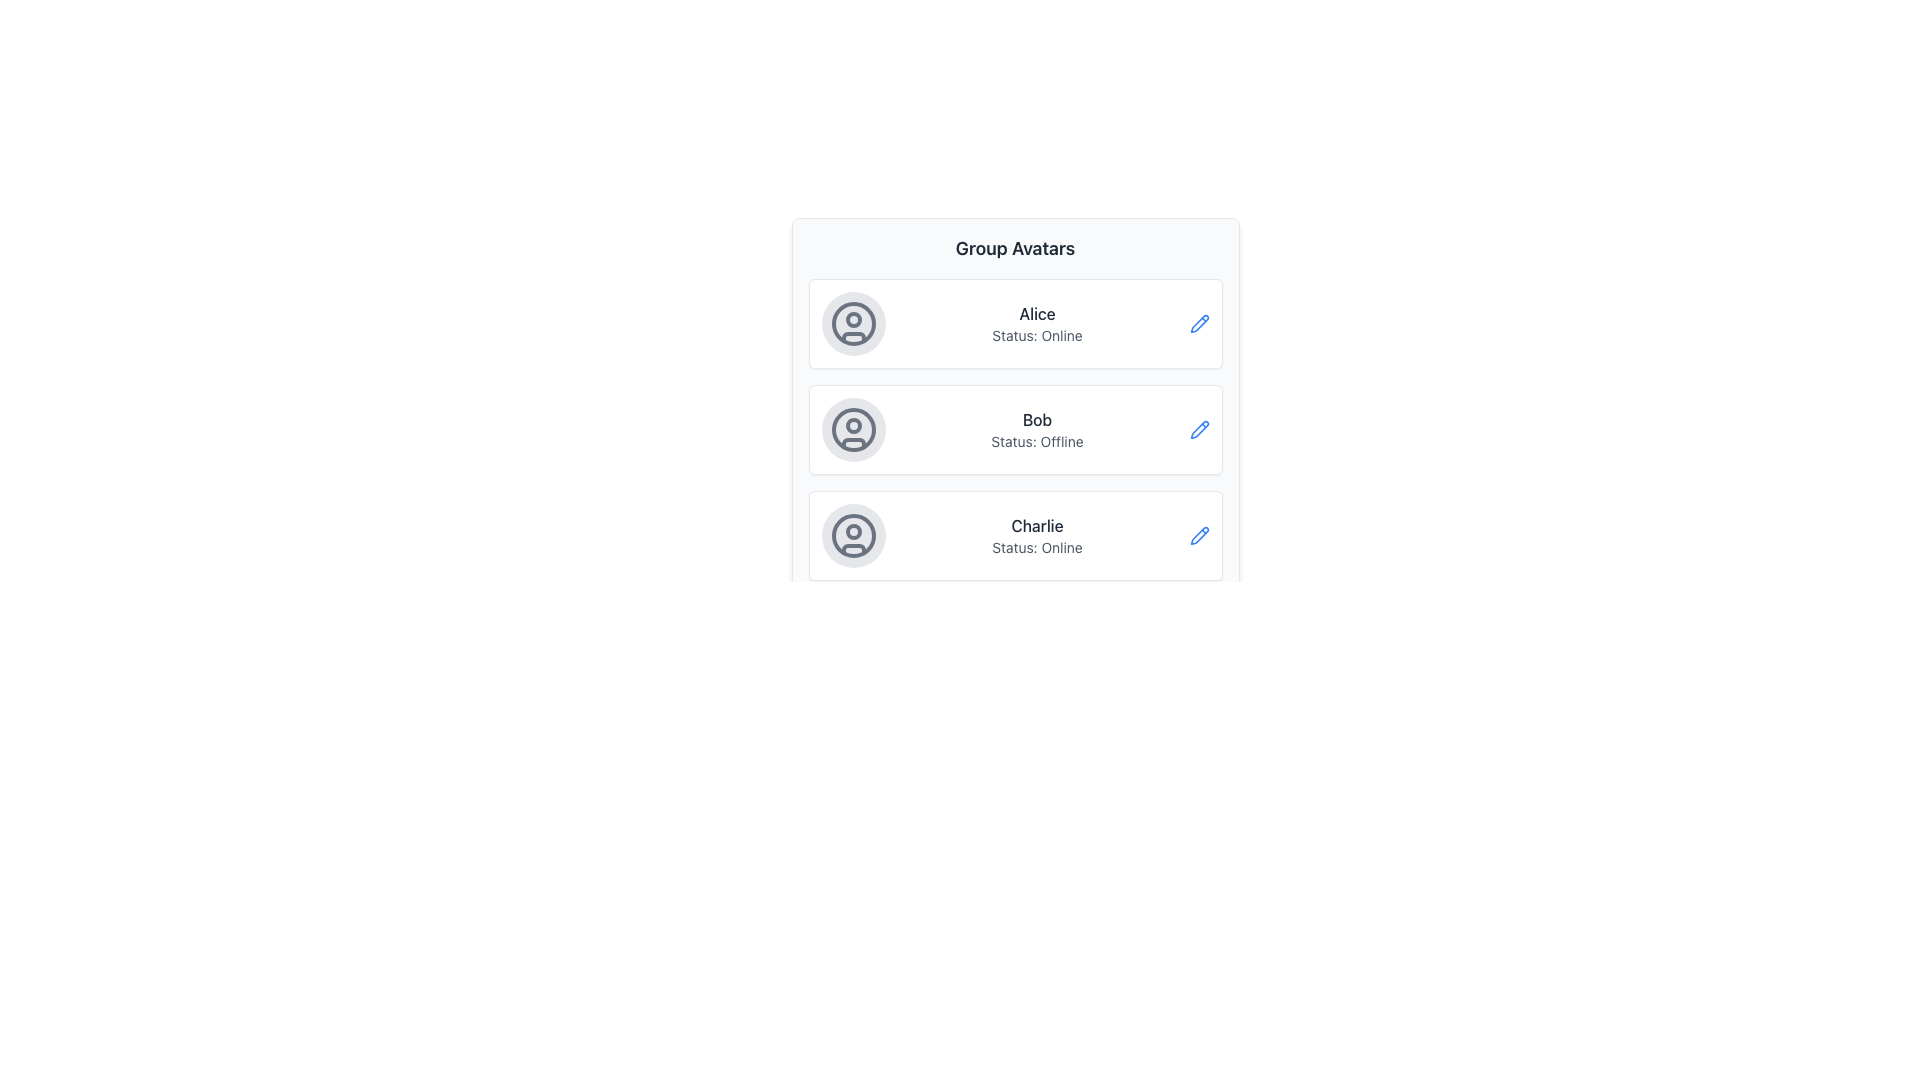 The image size is (1920, 1080). Describe the element at coordinates (1037, 428) in the screenshot. I see `the label displaying 'Bob' which indicates his status as 'Offline', positioned as the second item in a vertical list of similar elements` at that location.